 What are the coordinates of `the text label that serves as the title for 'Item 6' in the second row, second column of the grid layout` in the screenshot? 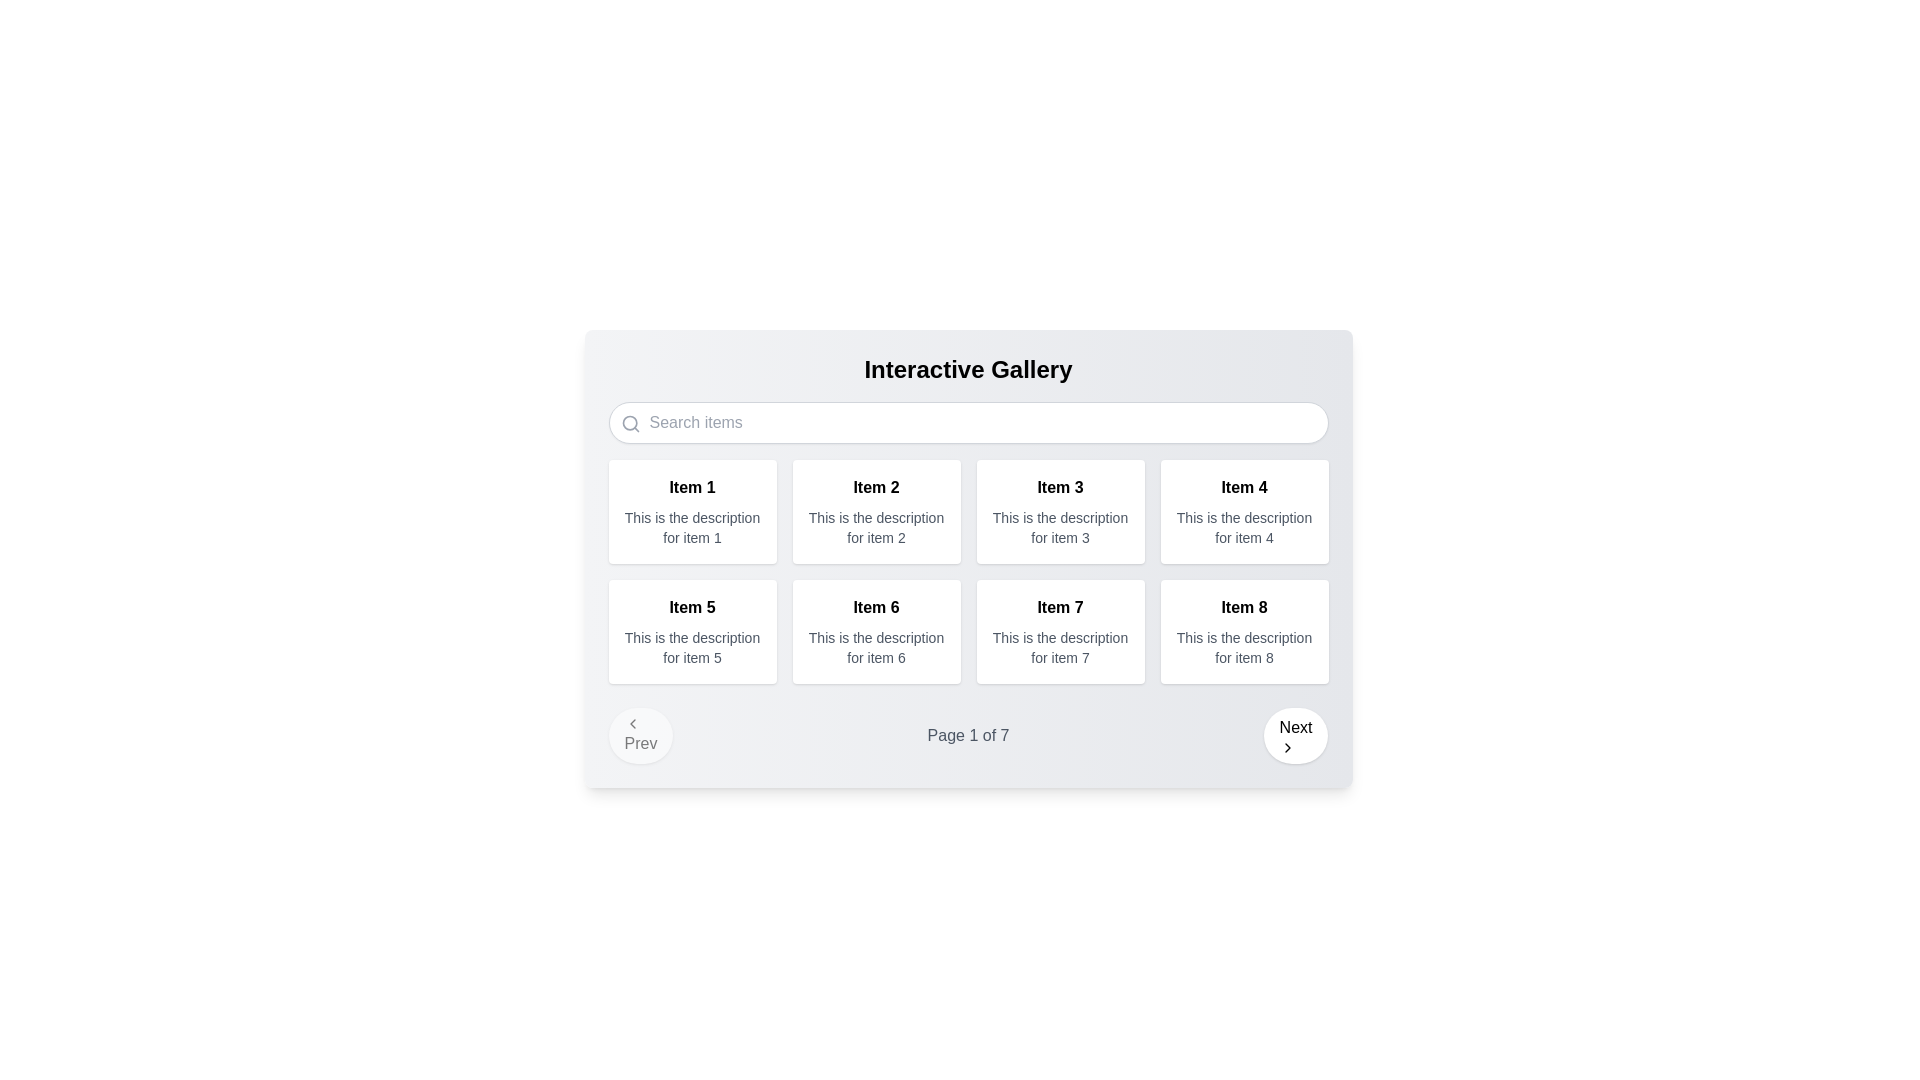 It's located at (876, 607).